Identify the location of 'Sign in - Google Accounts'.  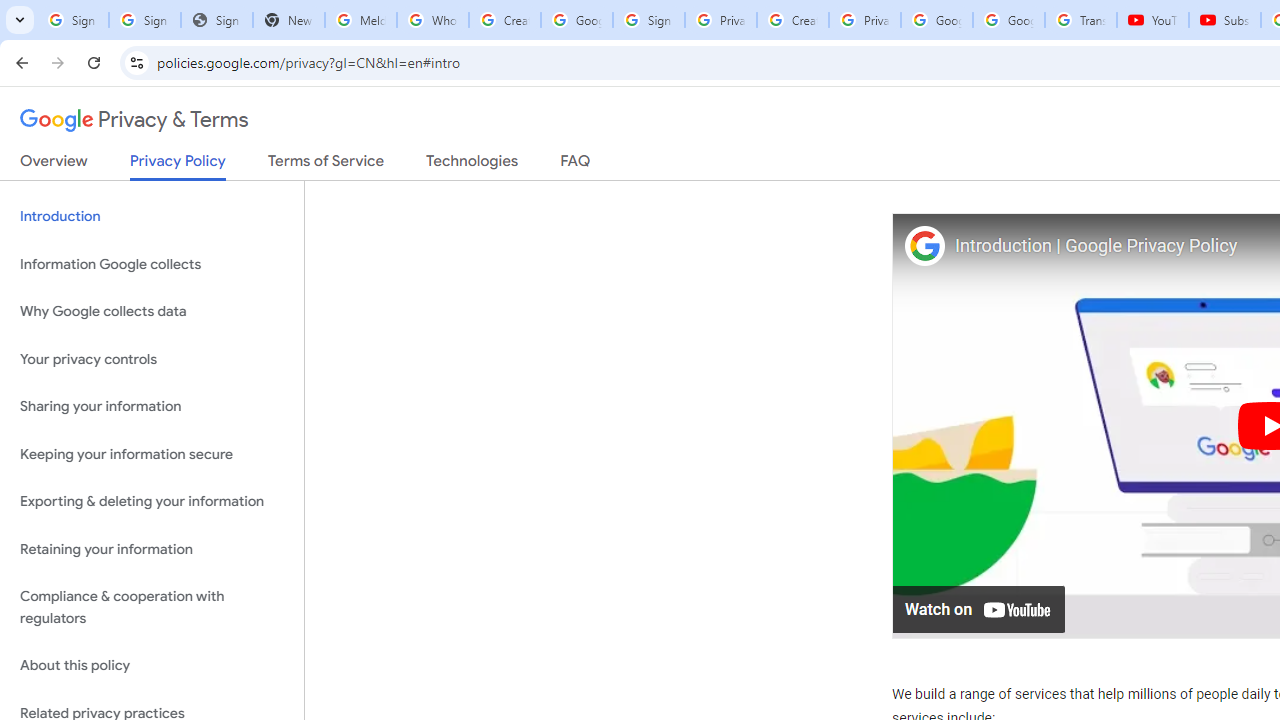
(648, 20).